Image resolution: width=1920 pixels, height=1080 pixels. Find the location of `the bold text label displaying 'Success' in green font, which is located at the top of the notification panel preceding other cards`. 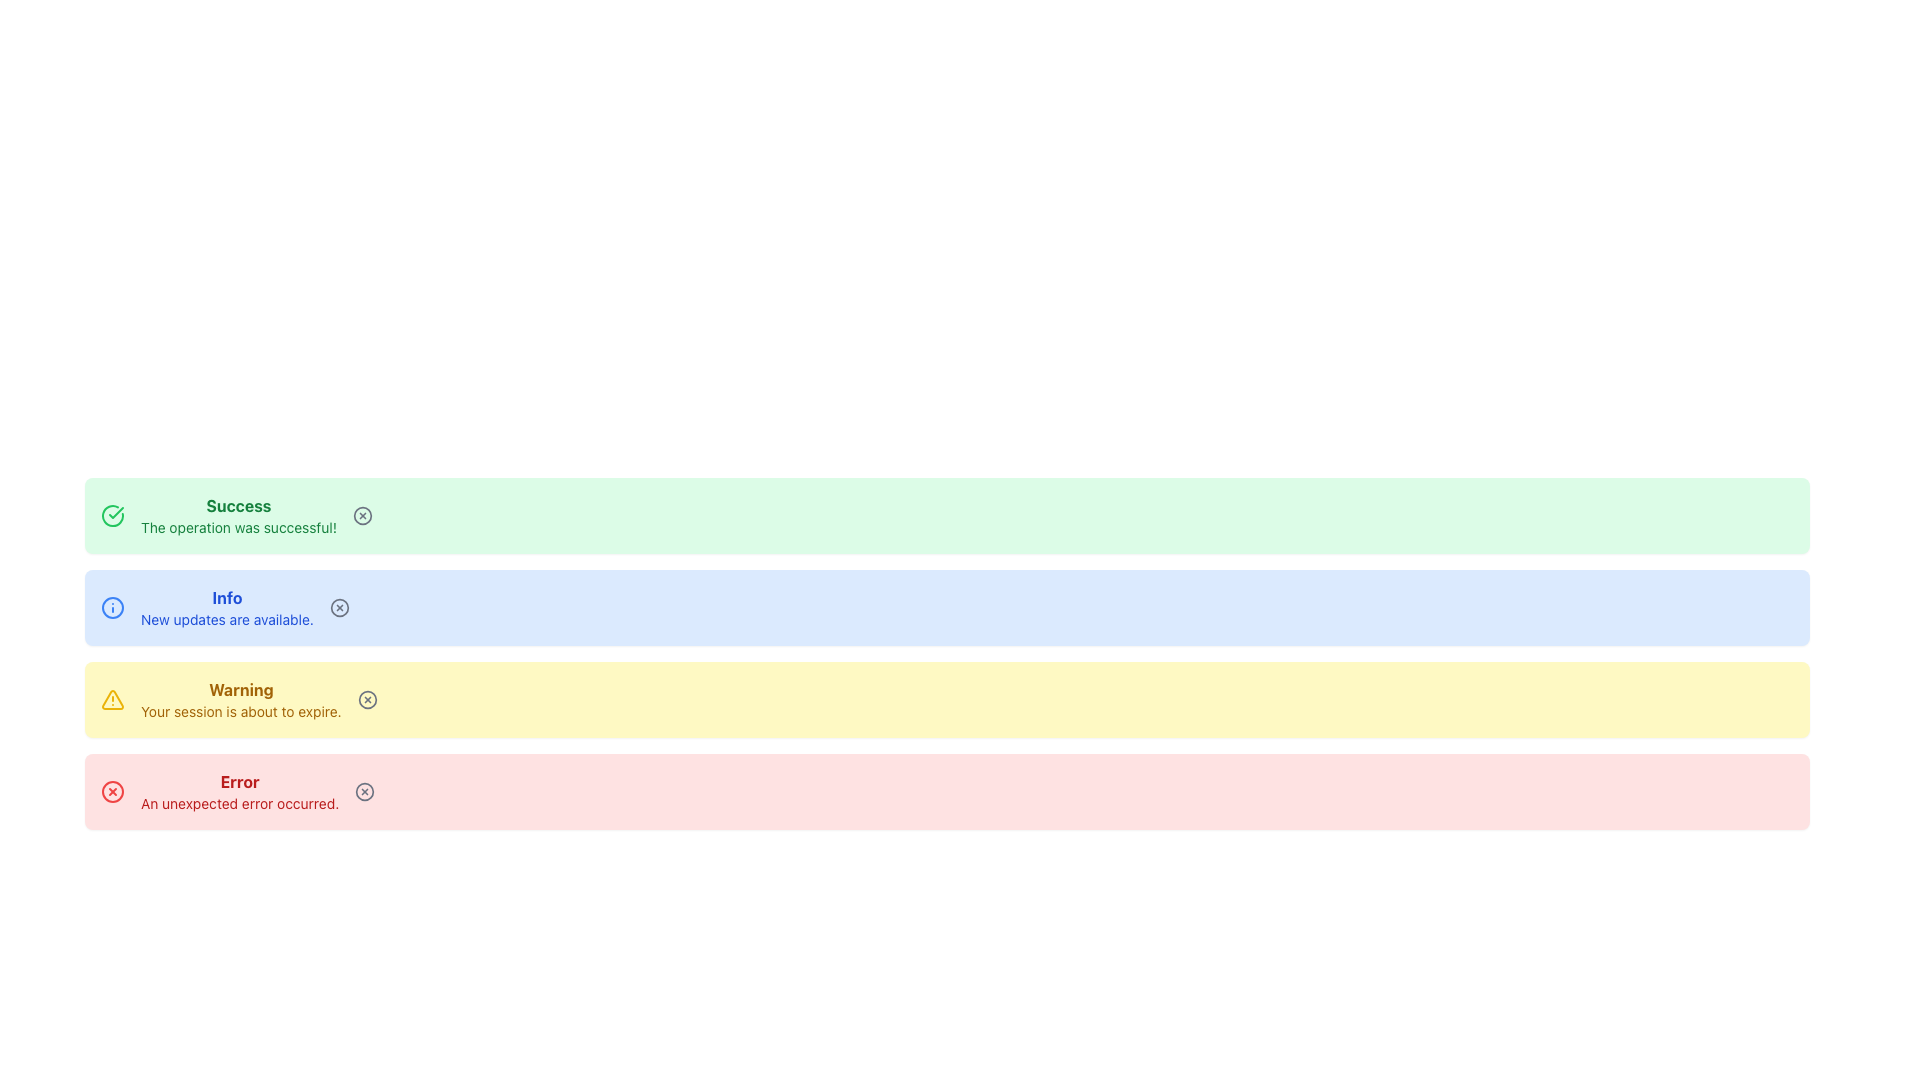

the bold text label displaying 'Success' in green font, which is located at the top of the notification panel preceding other cards is located at coordinates (239, 504).